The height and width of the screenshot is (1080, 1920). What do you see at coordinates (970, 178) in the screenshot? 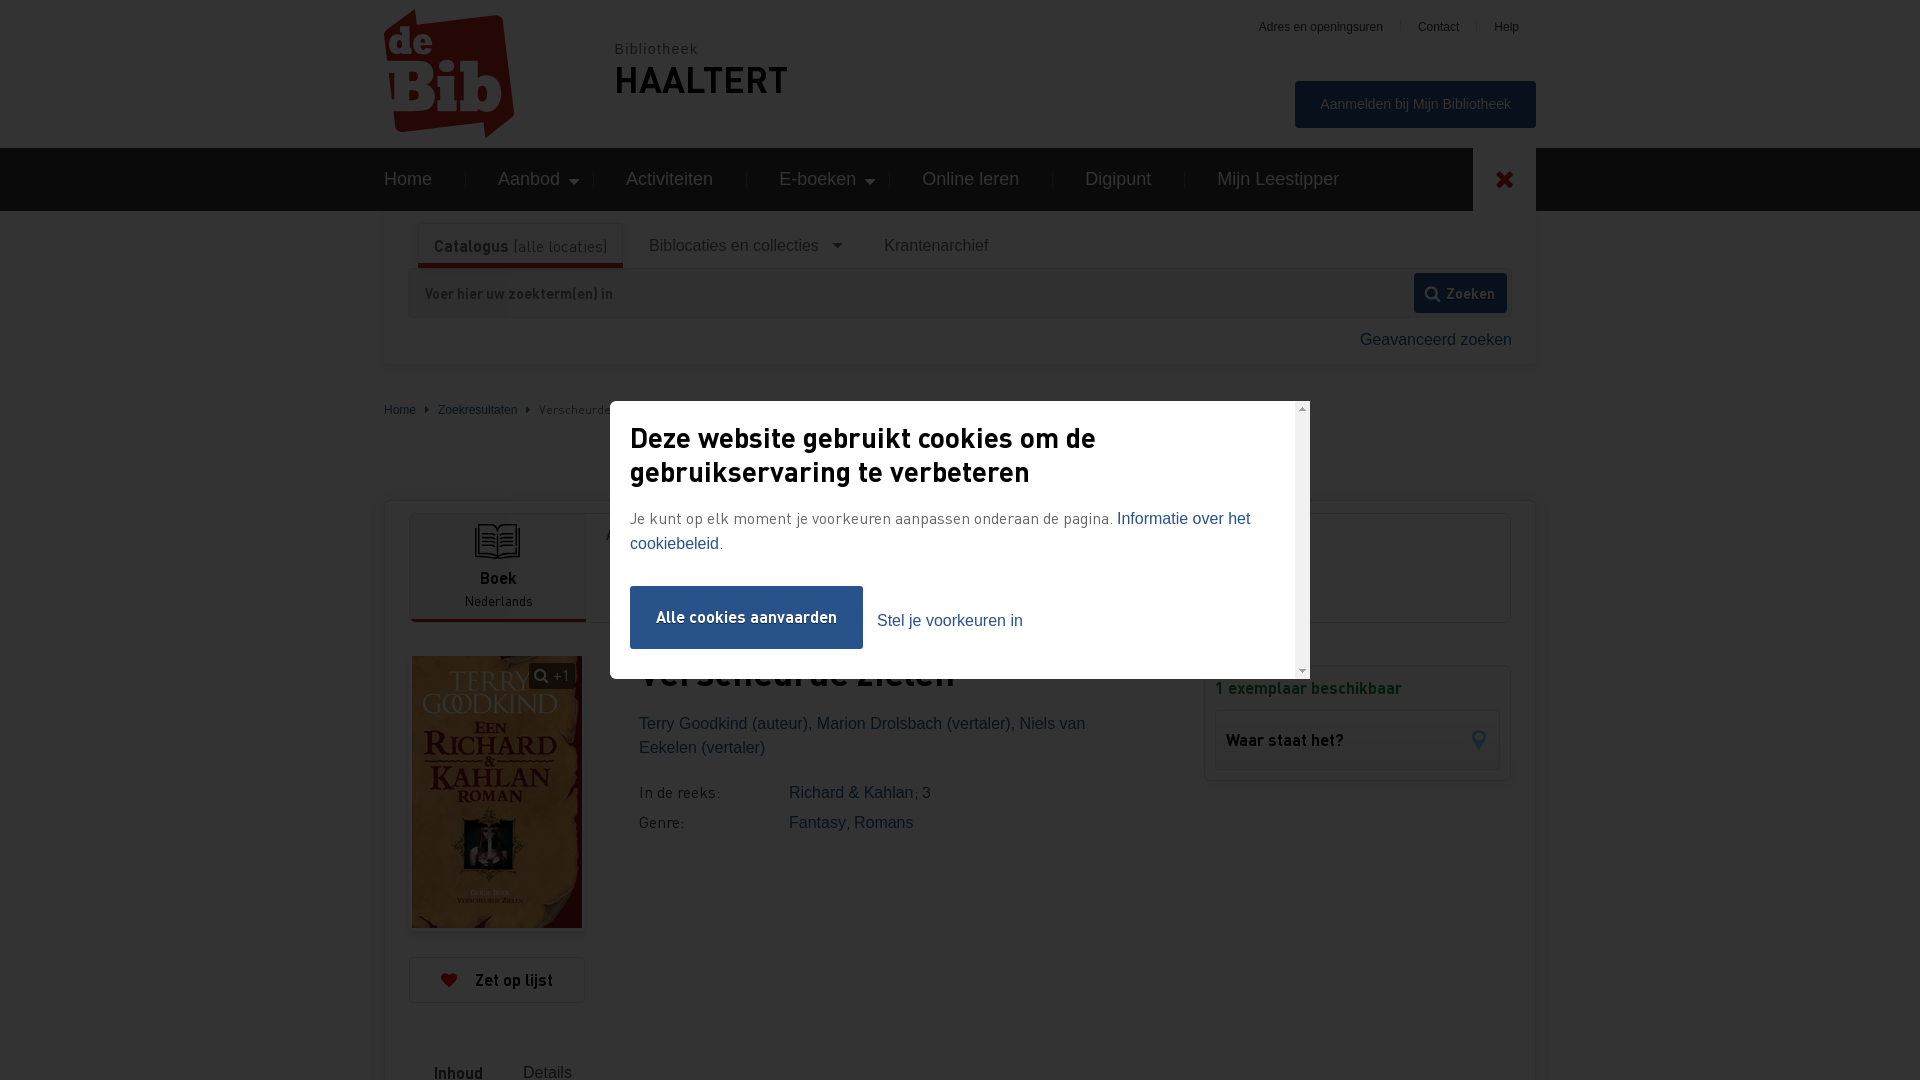
I see `'Online leren'` at bounding box center [970, 178].